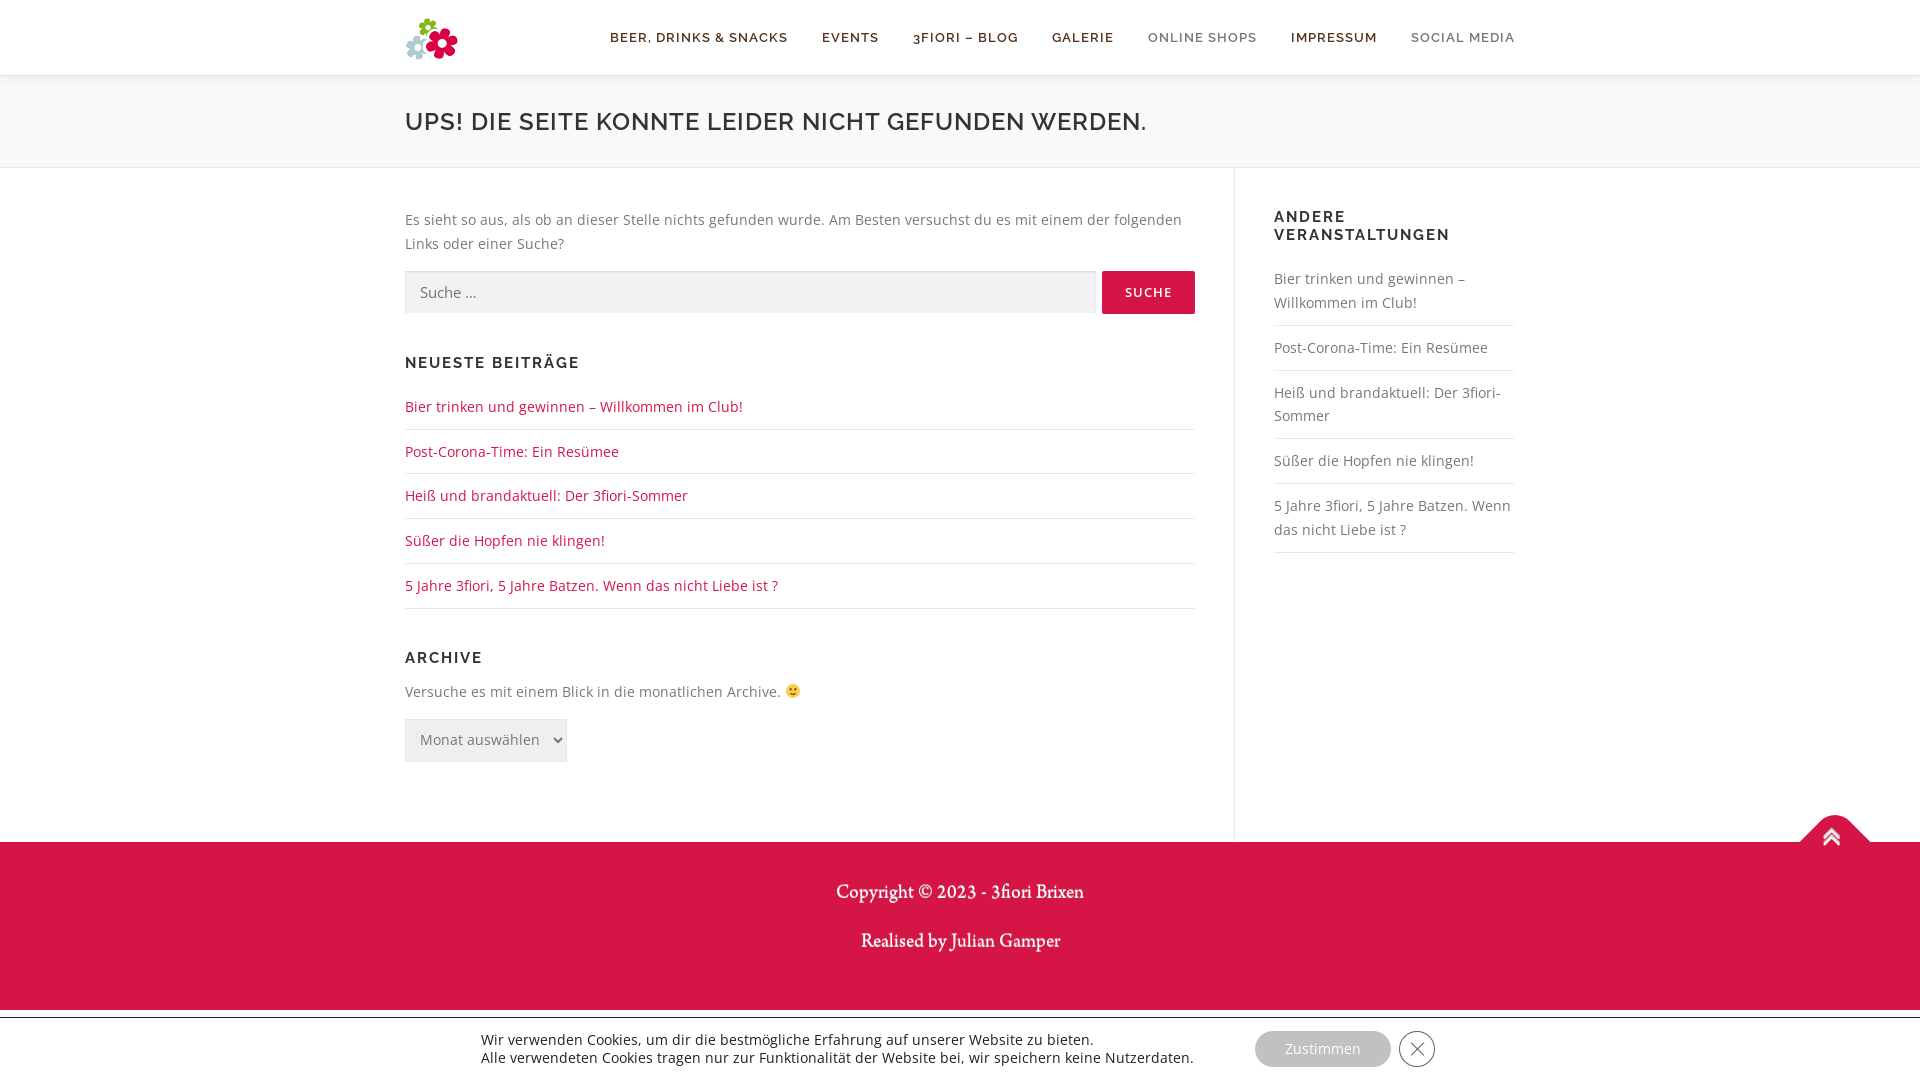 This screenshot has width=1920, height=1080. I want to click on 'Suche', so click(1148, 292).